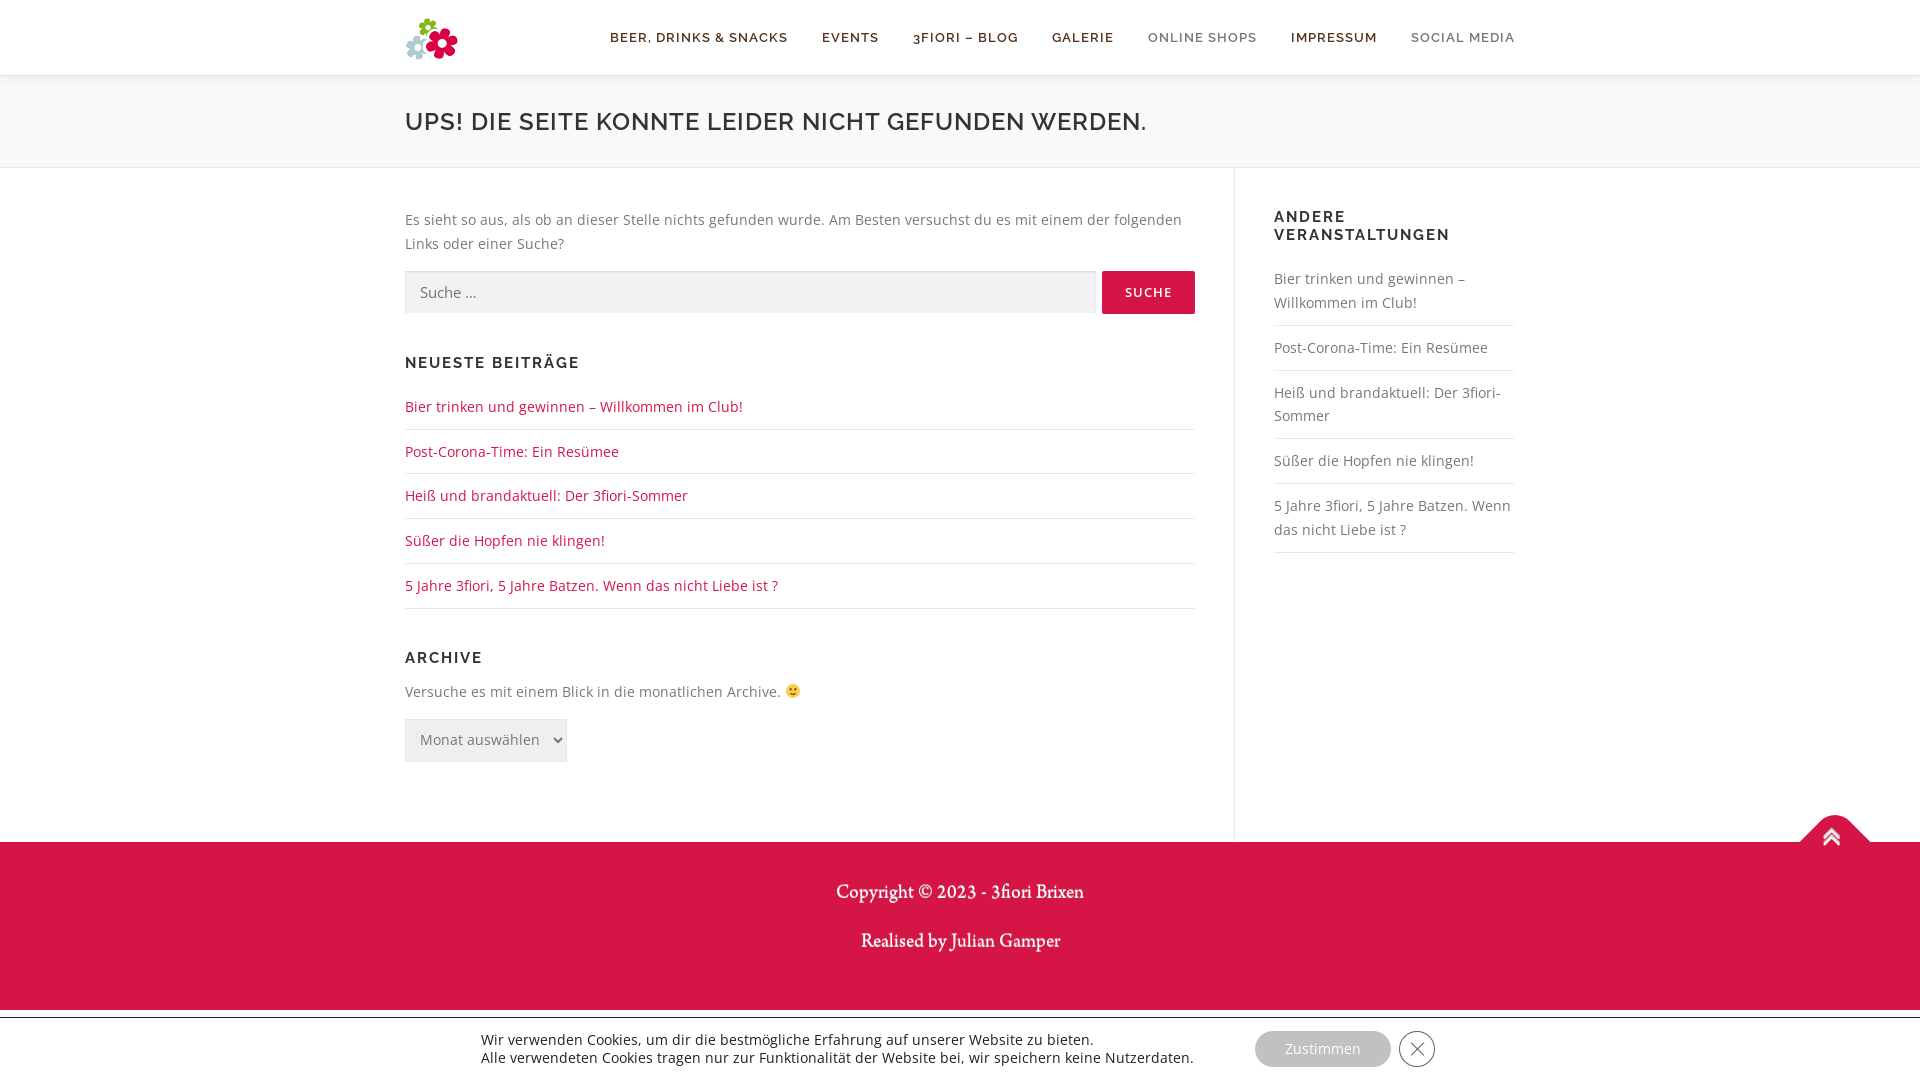 This screenshot has width=1920, height=1080. I want to click on 'Suche', so click(1148, 292).